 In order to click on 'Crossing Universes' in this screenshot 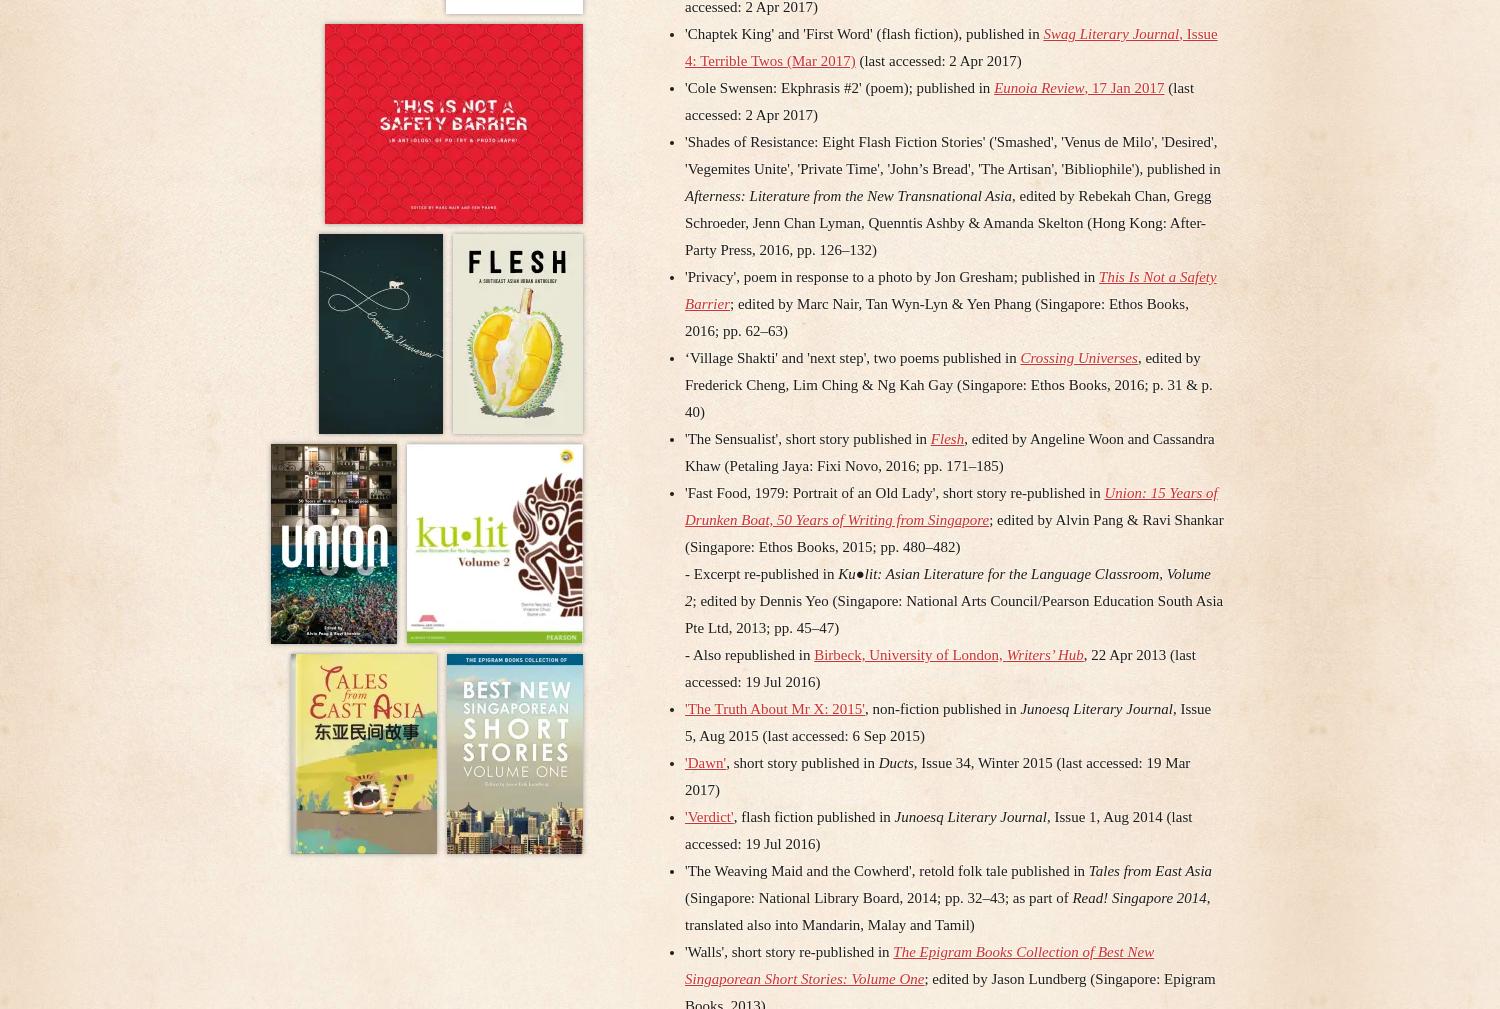, I will do `click(1077, 356)`.